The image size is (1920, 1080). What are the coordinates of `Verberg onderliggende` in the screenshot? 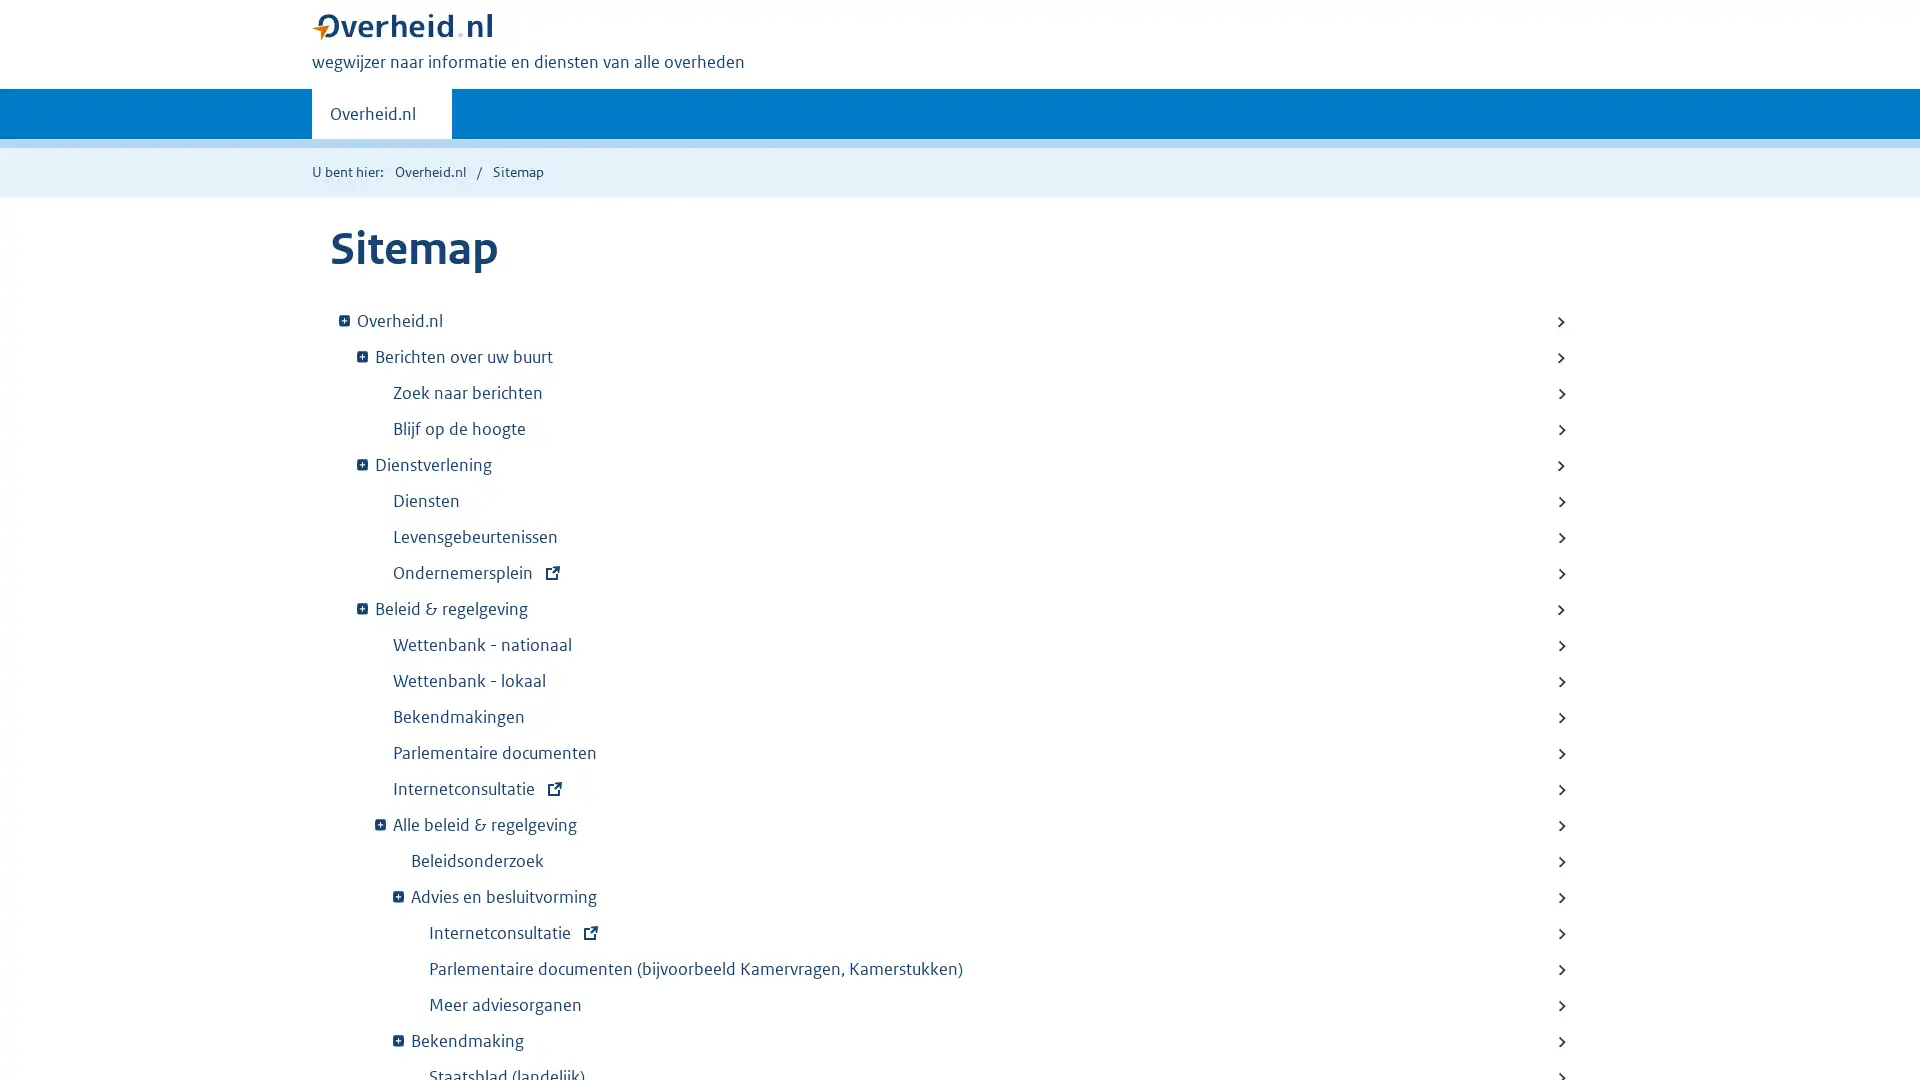 It's located at (362, 354).